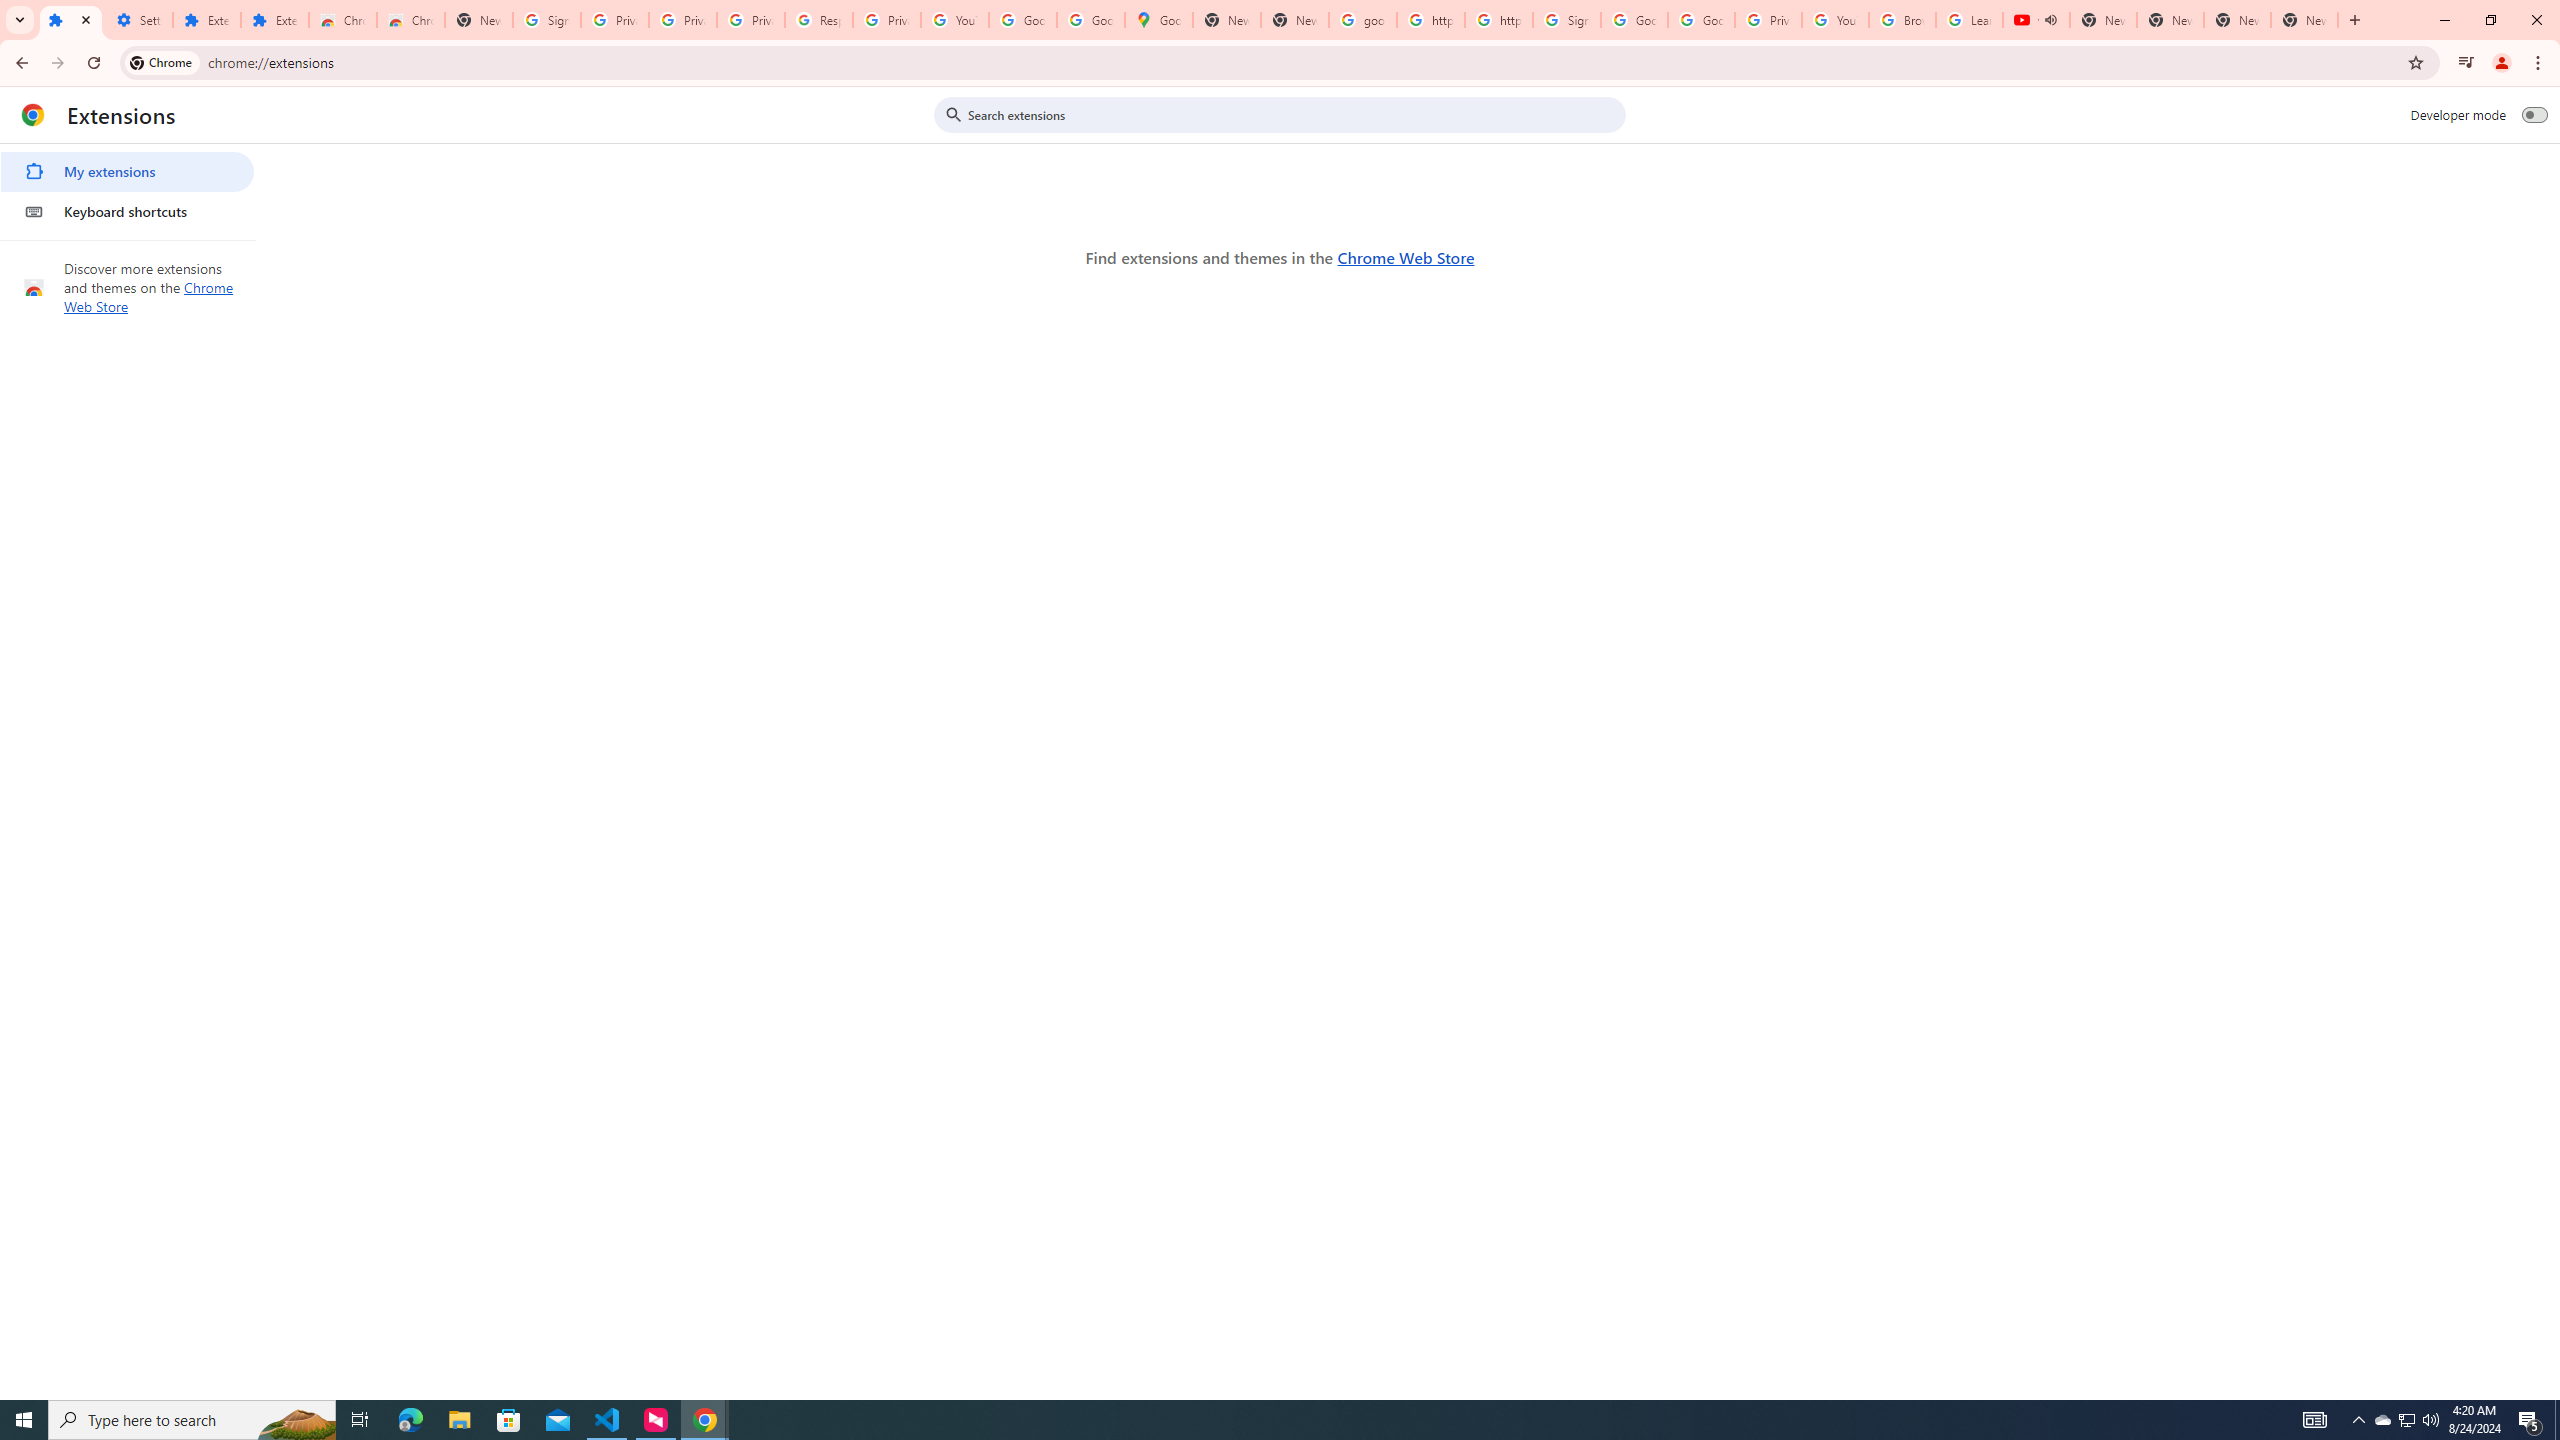  I want to click on 'AutomationID: sectionMenu', so click(127, 187).